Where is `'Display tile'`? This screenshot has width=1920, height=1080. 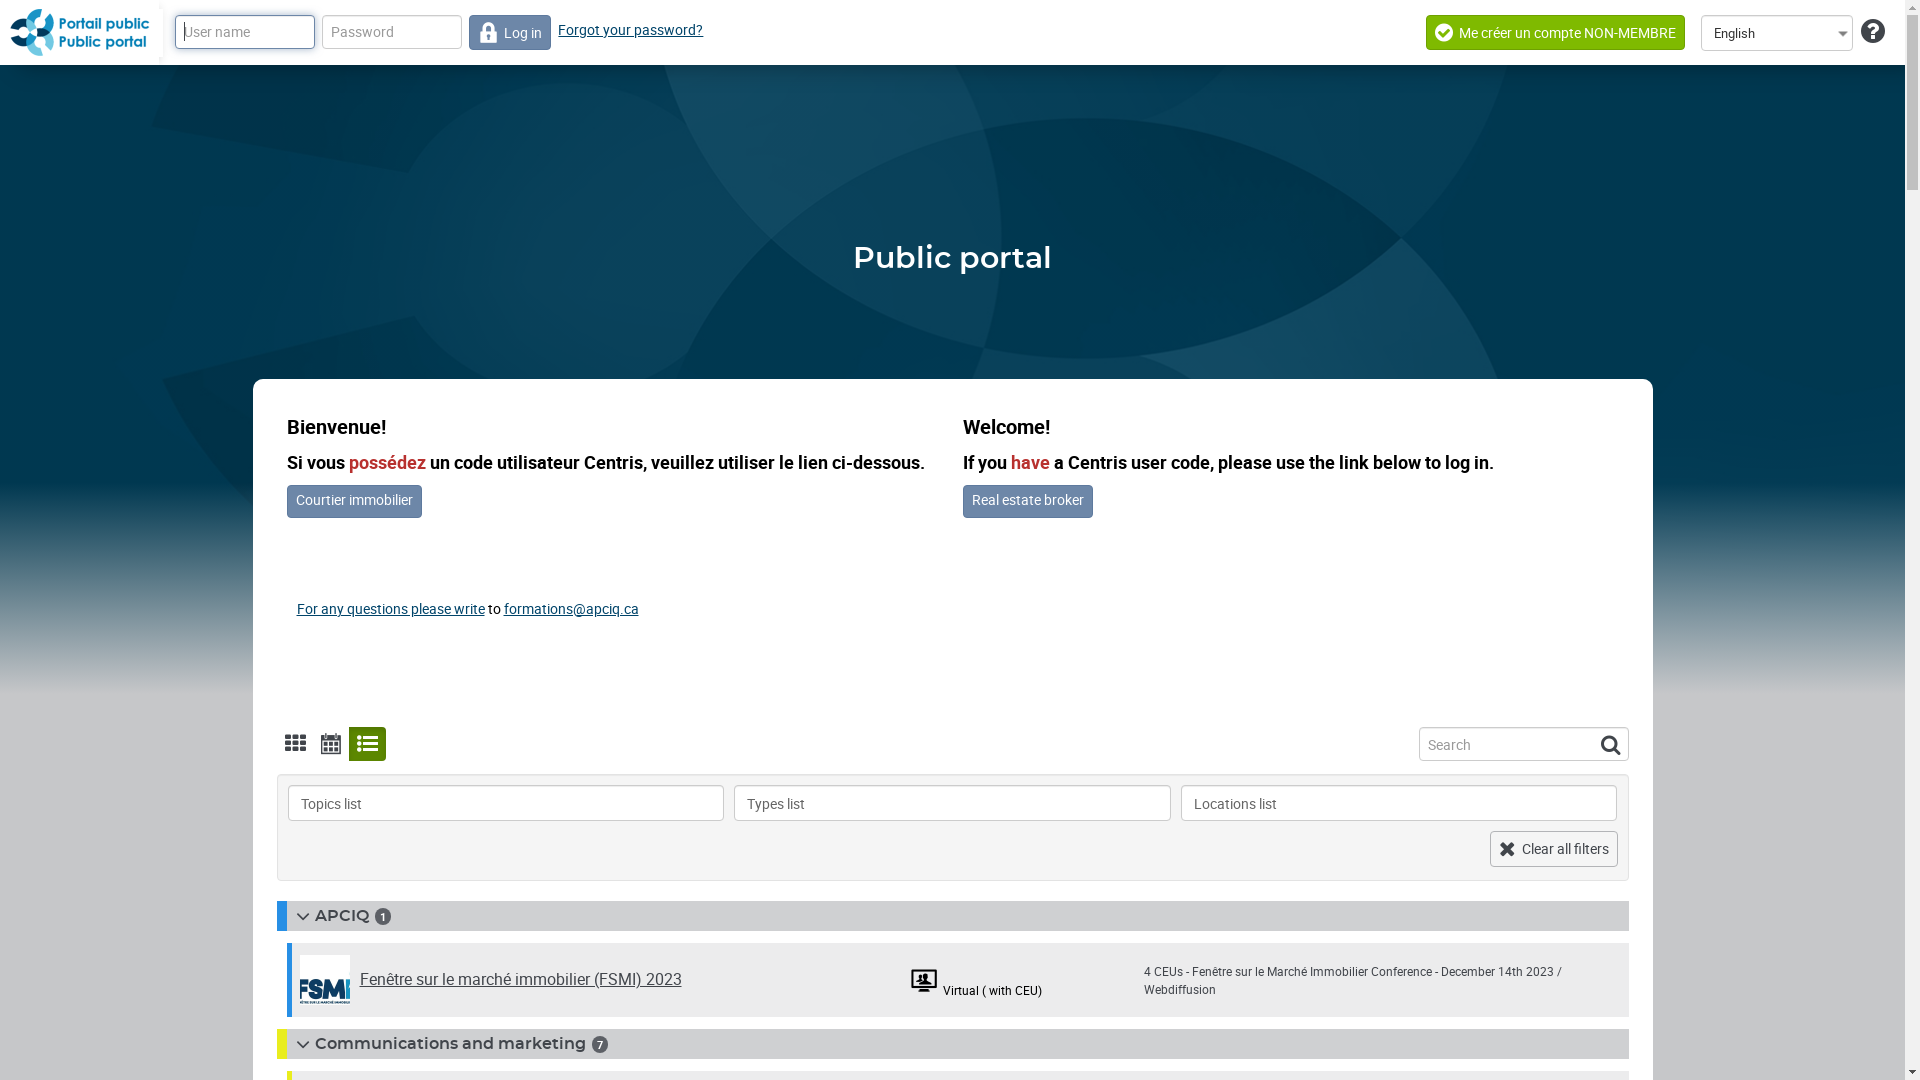 'Display tile' is located at coordinates (281, 737).